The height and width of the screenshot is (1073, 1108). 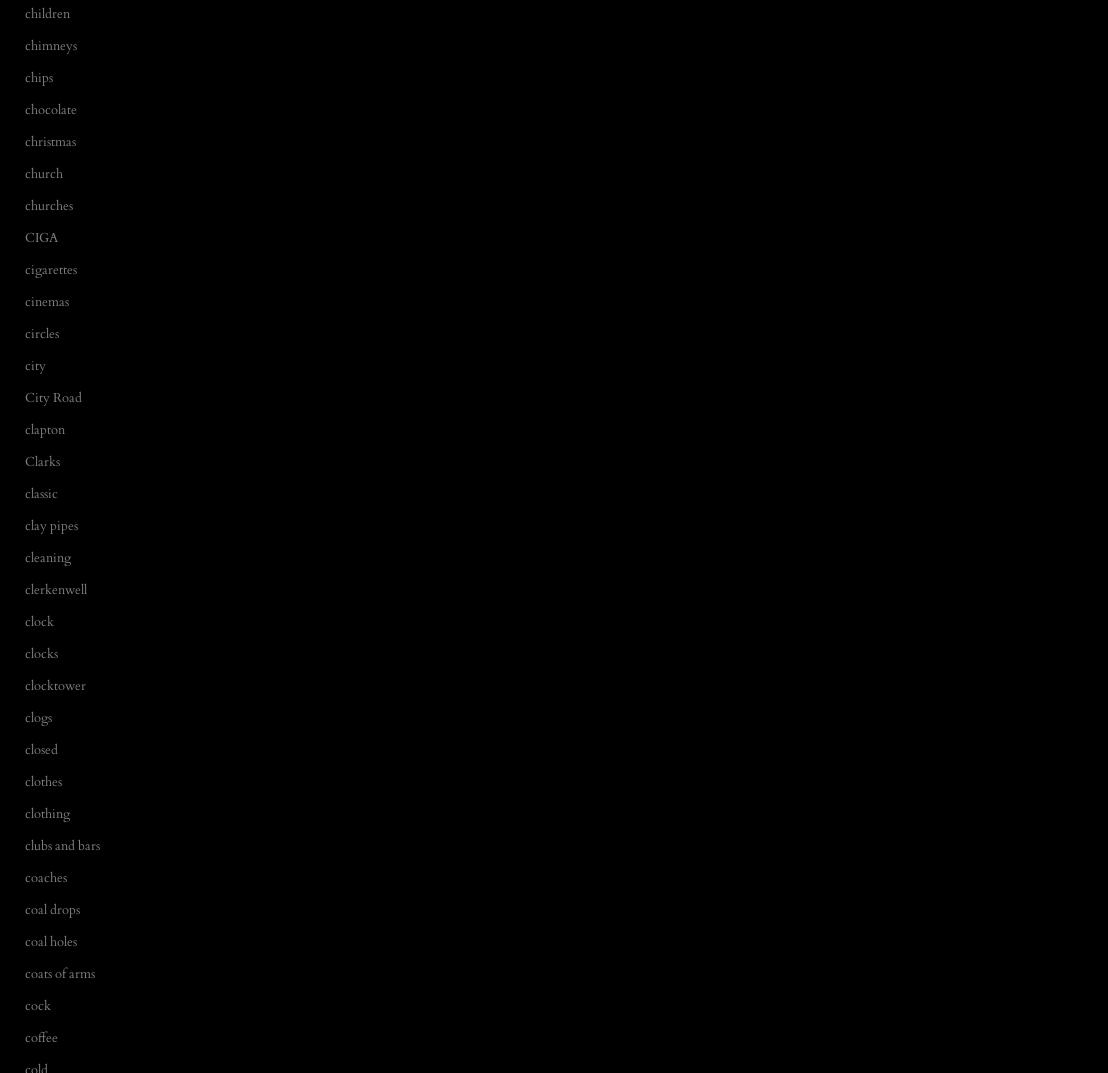 I want to click on 'City Road', so click(x=52, y=396).